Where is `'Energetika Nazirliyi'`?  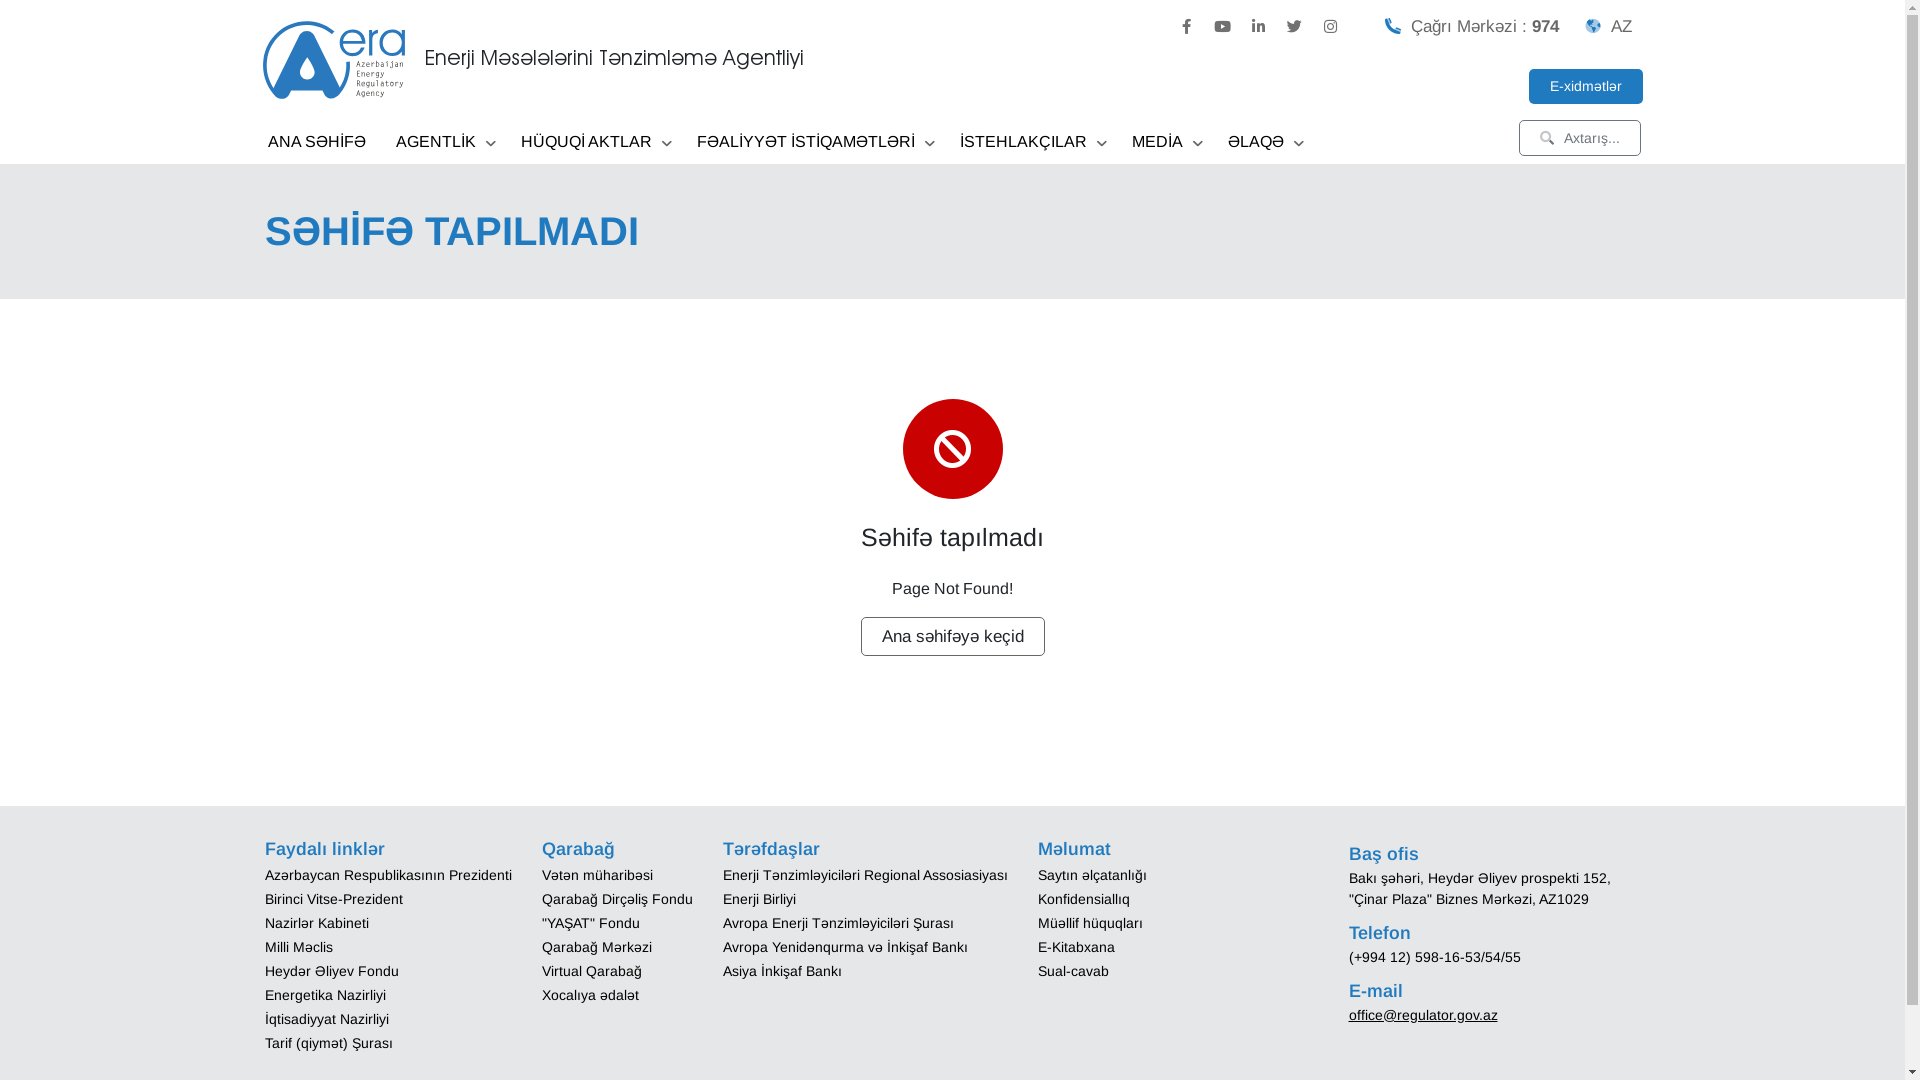
'Energetika Nazirliyi' is located at coordinates (324, 994).